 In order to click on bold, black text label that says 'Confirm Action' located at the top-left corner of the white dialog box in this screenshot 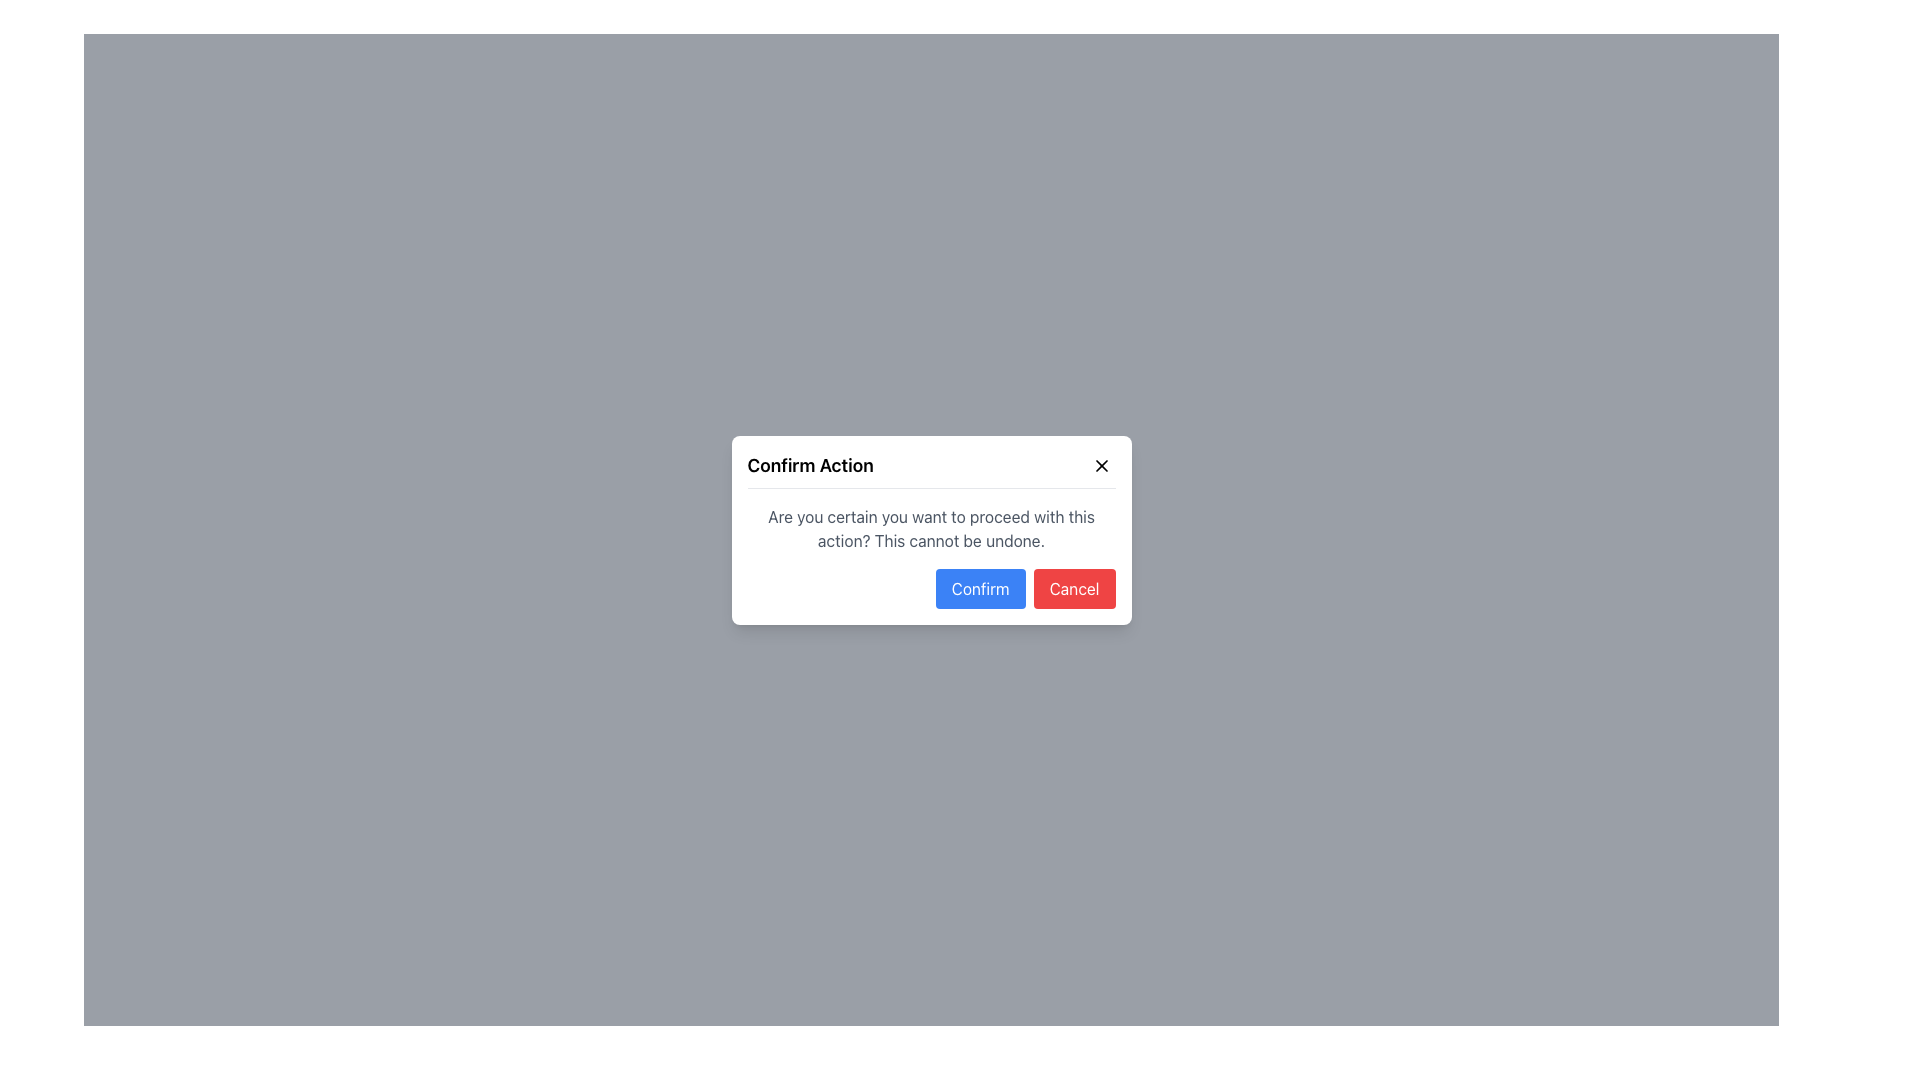, I will do `click(810, 465)`.